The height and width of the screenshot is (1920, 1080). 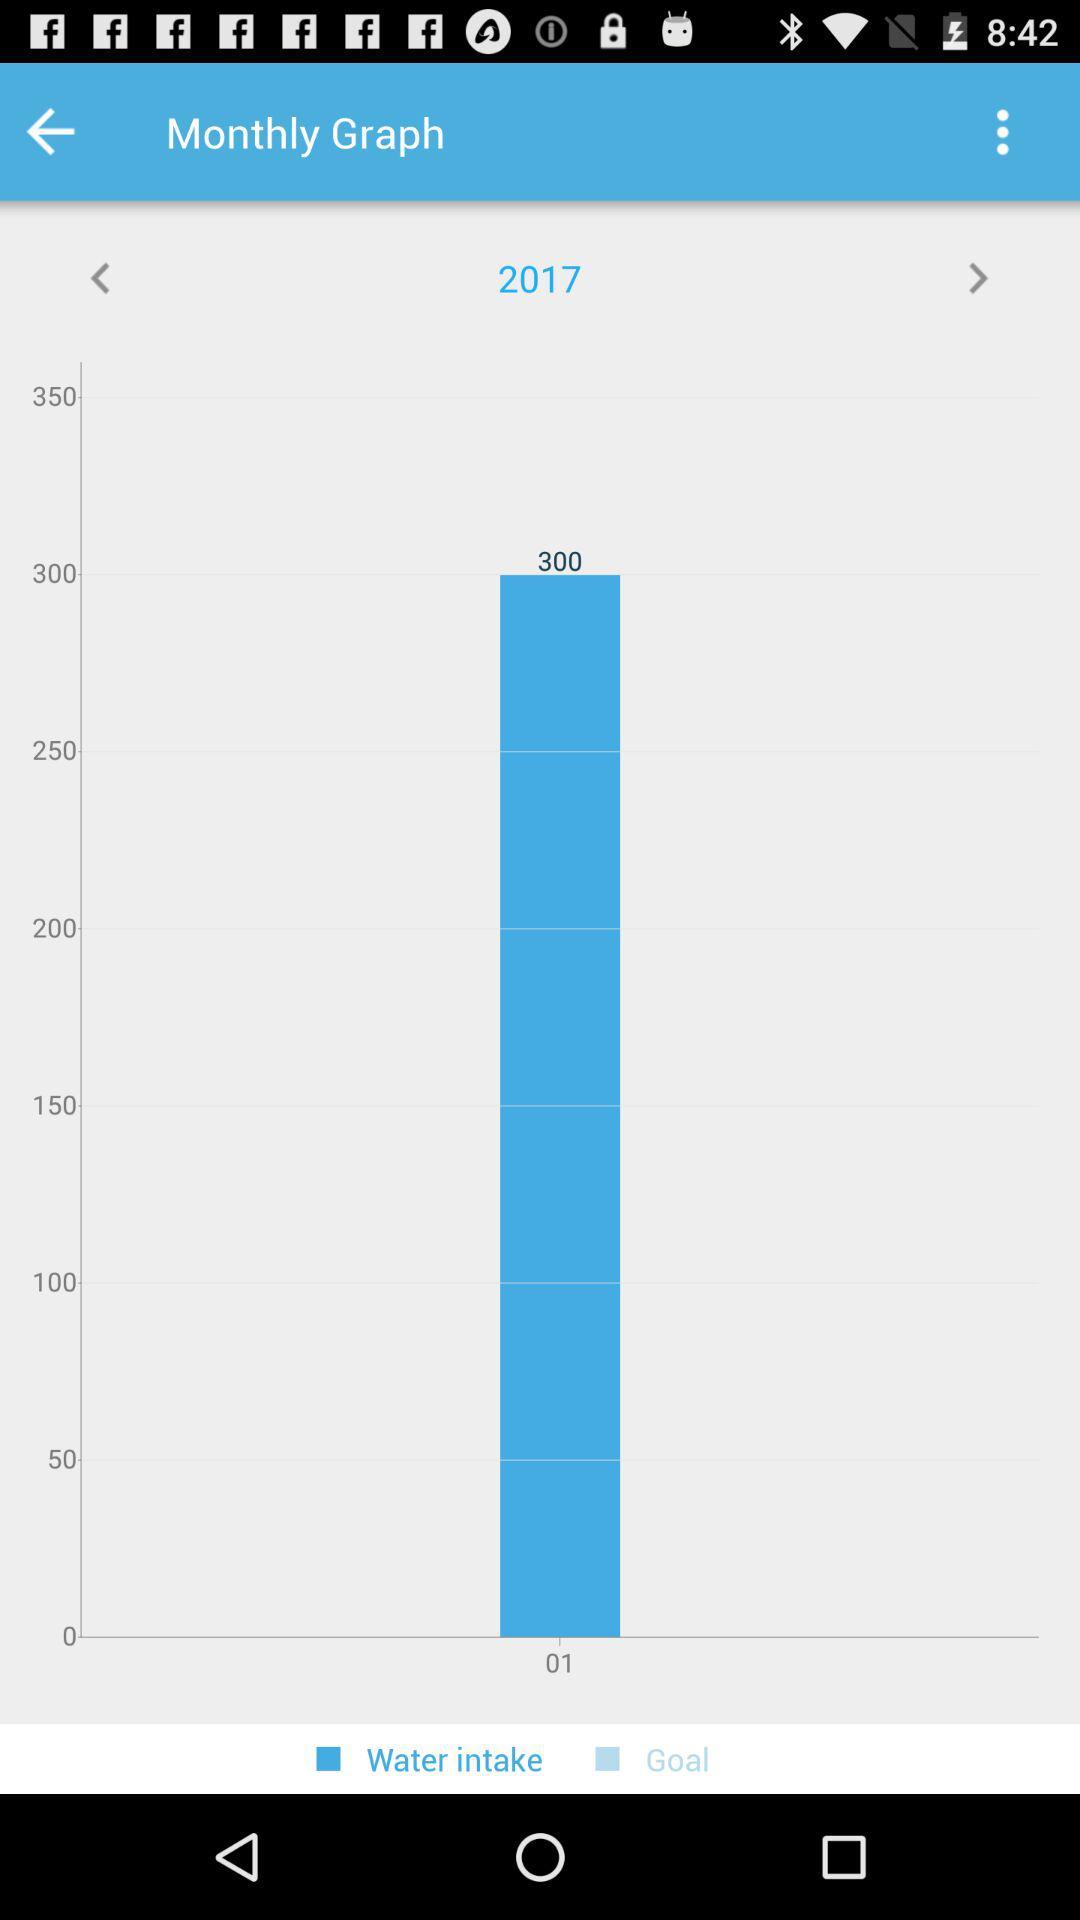 What do you see at coordinates (1002, 140) in the screenshot?
I see `the more icon` at bounding box center [1002, 140].